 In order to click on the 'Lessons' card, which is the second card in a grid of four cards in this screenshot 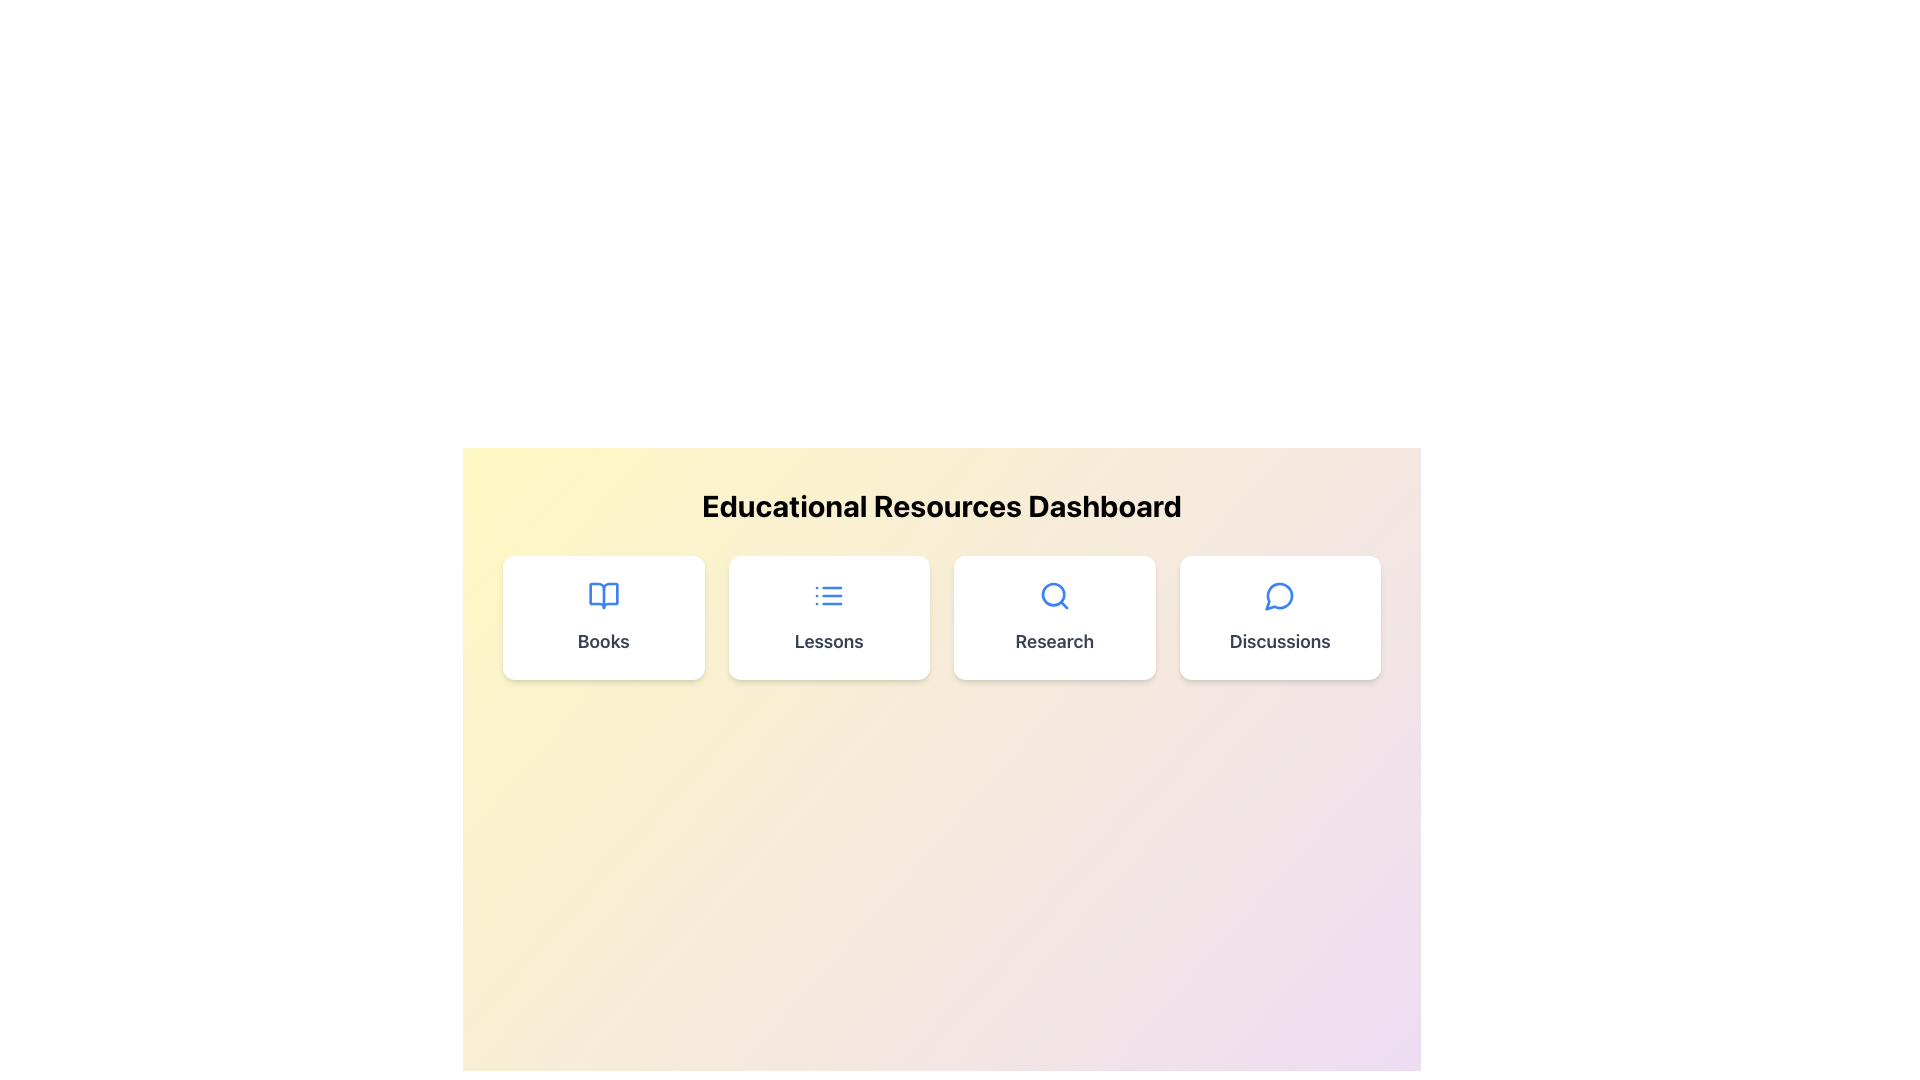, I will do `click(829, 616)`.